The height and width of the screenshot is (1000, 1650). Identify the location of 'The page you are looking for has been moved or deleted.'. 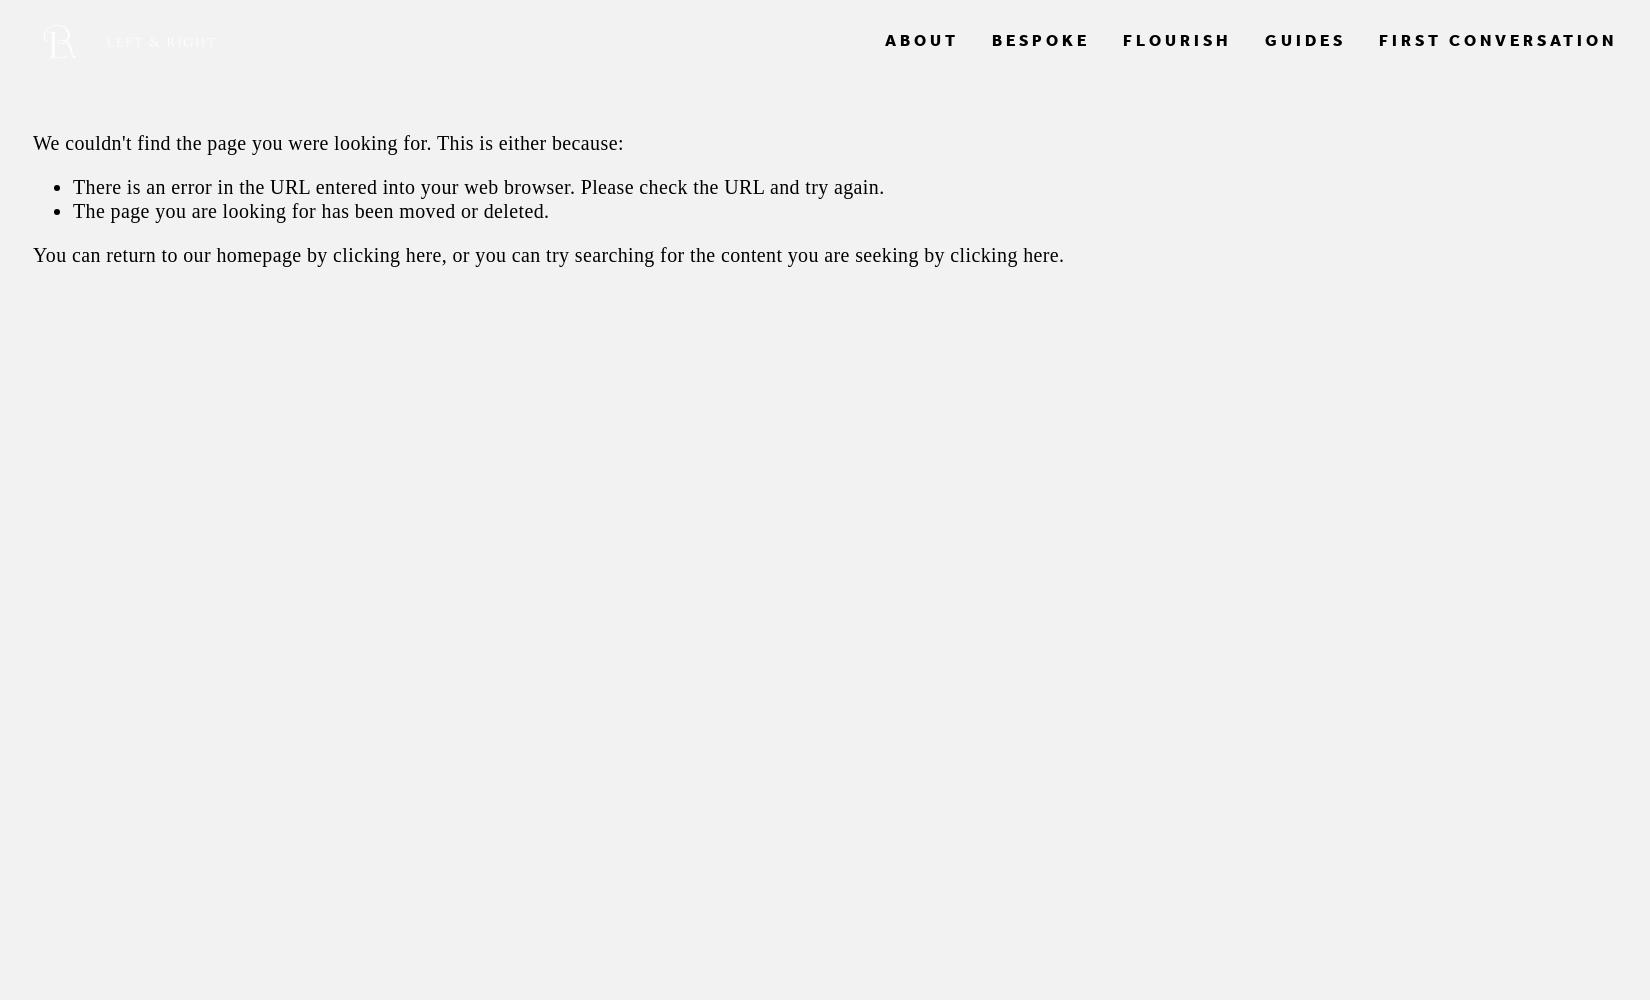
(311, 209).